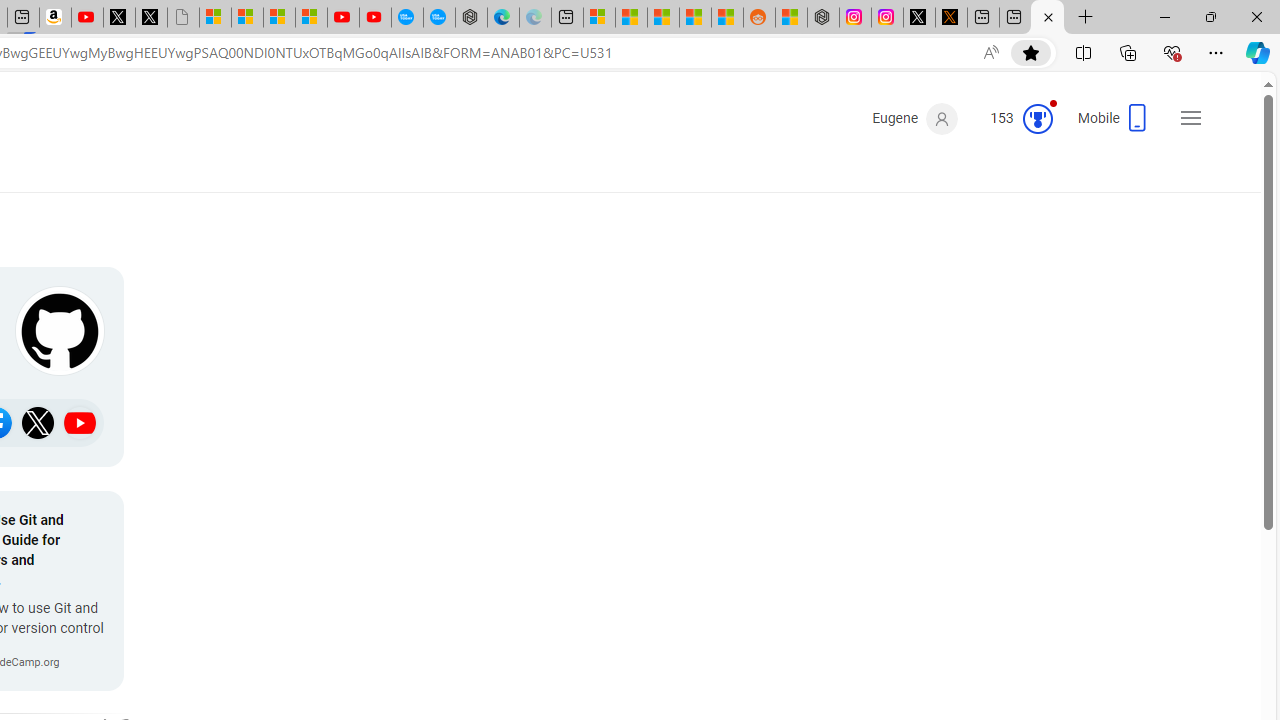 The width and height of the screenshot is (1280, 720). What do you see at coordinates (1037, 119) in the screenshot?
I see `'Class: medal-circled'` at bounding box center [1037, 119].